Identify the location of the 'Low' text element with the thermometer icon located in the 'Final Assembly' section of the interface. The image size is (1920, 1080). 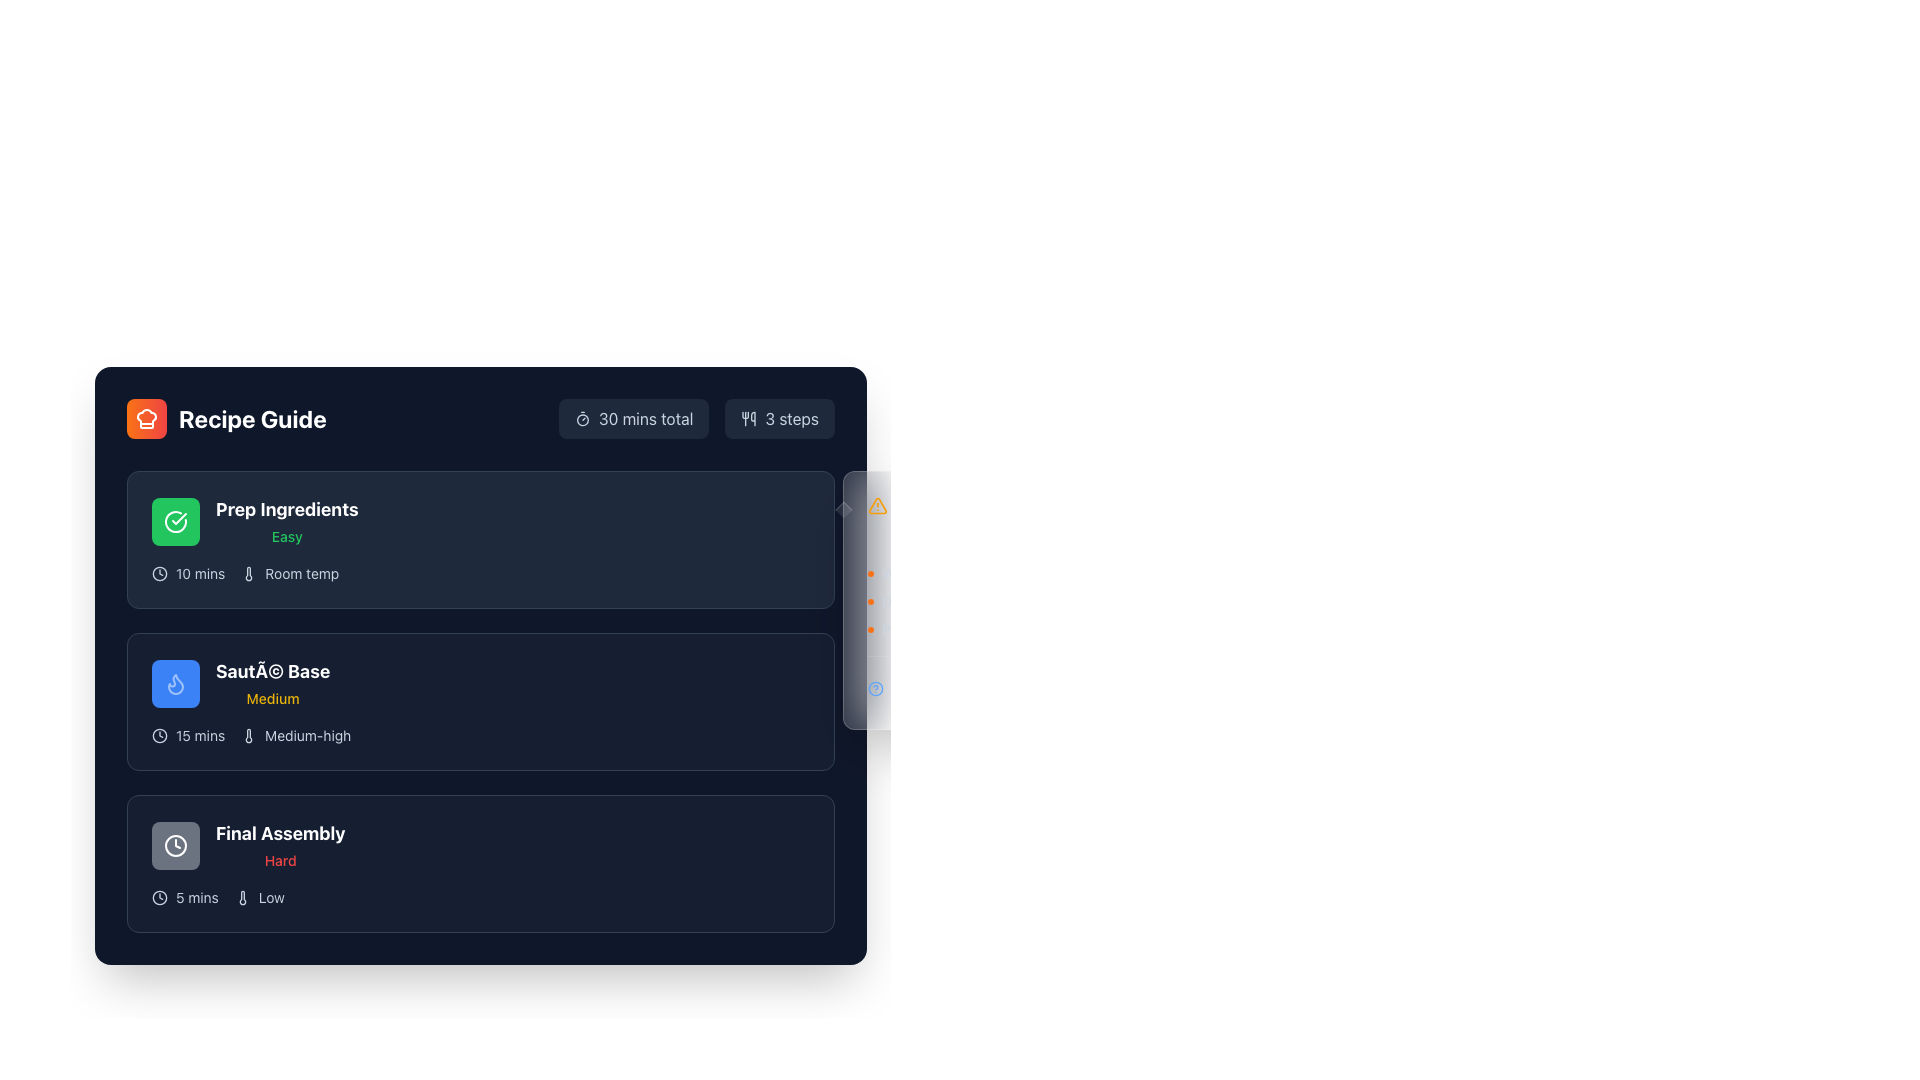
(258, 897).